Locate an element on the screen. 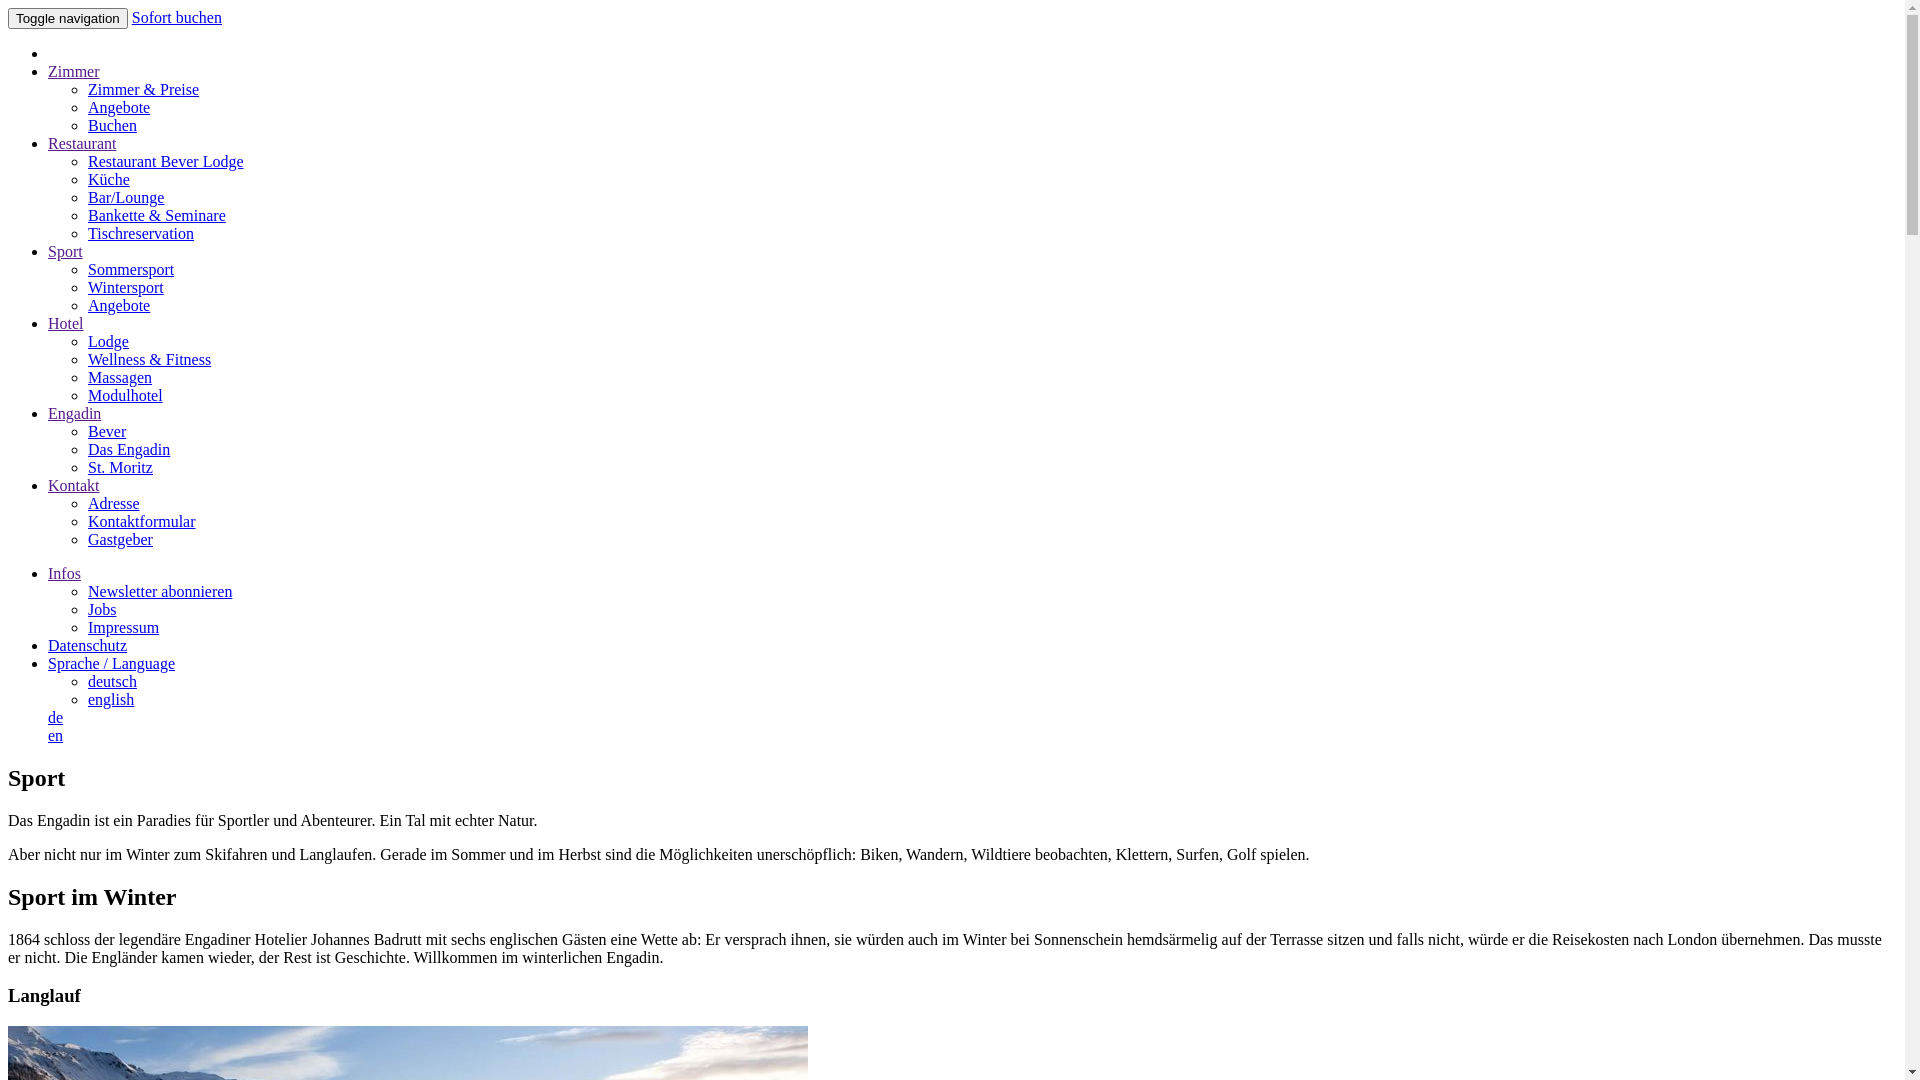 The width and height of the screenshot is (1920, 1080). 'Modulhotel' is located at coordinates (124, 395).